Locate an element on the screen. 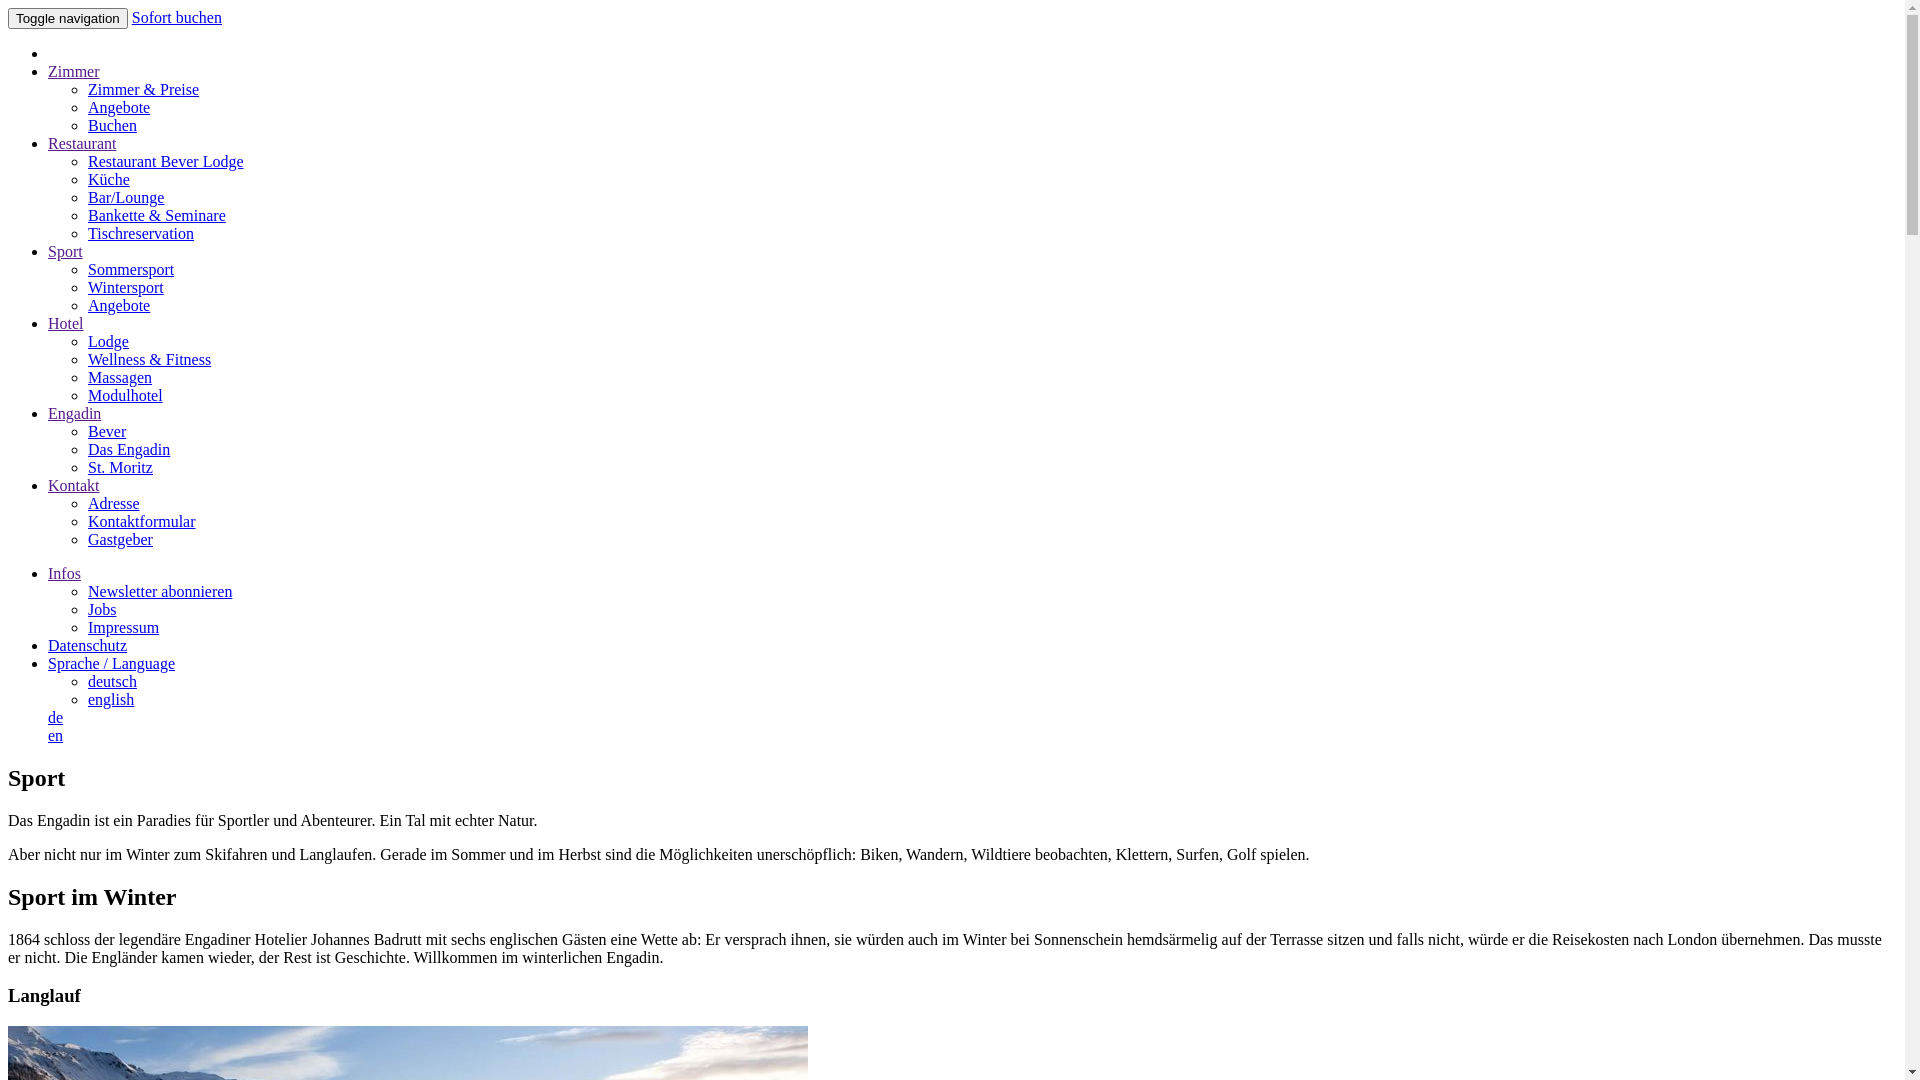 The width and height of the screenshot is (1920, 1080). 'Modulhotel' is located at coordinates (124, 395).